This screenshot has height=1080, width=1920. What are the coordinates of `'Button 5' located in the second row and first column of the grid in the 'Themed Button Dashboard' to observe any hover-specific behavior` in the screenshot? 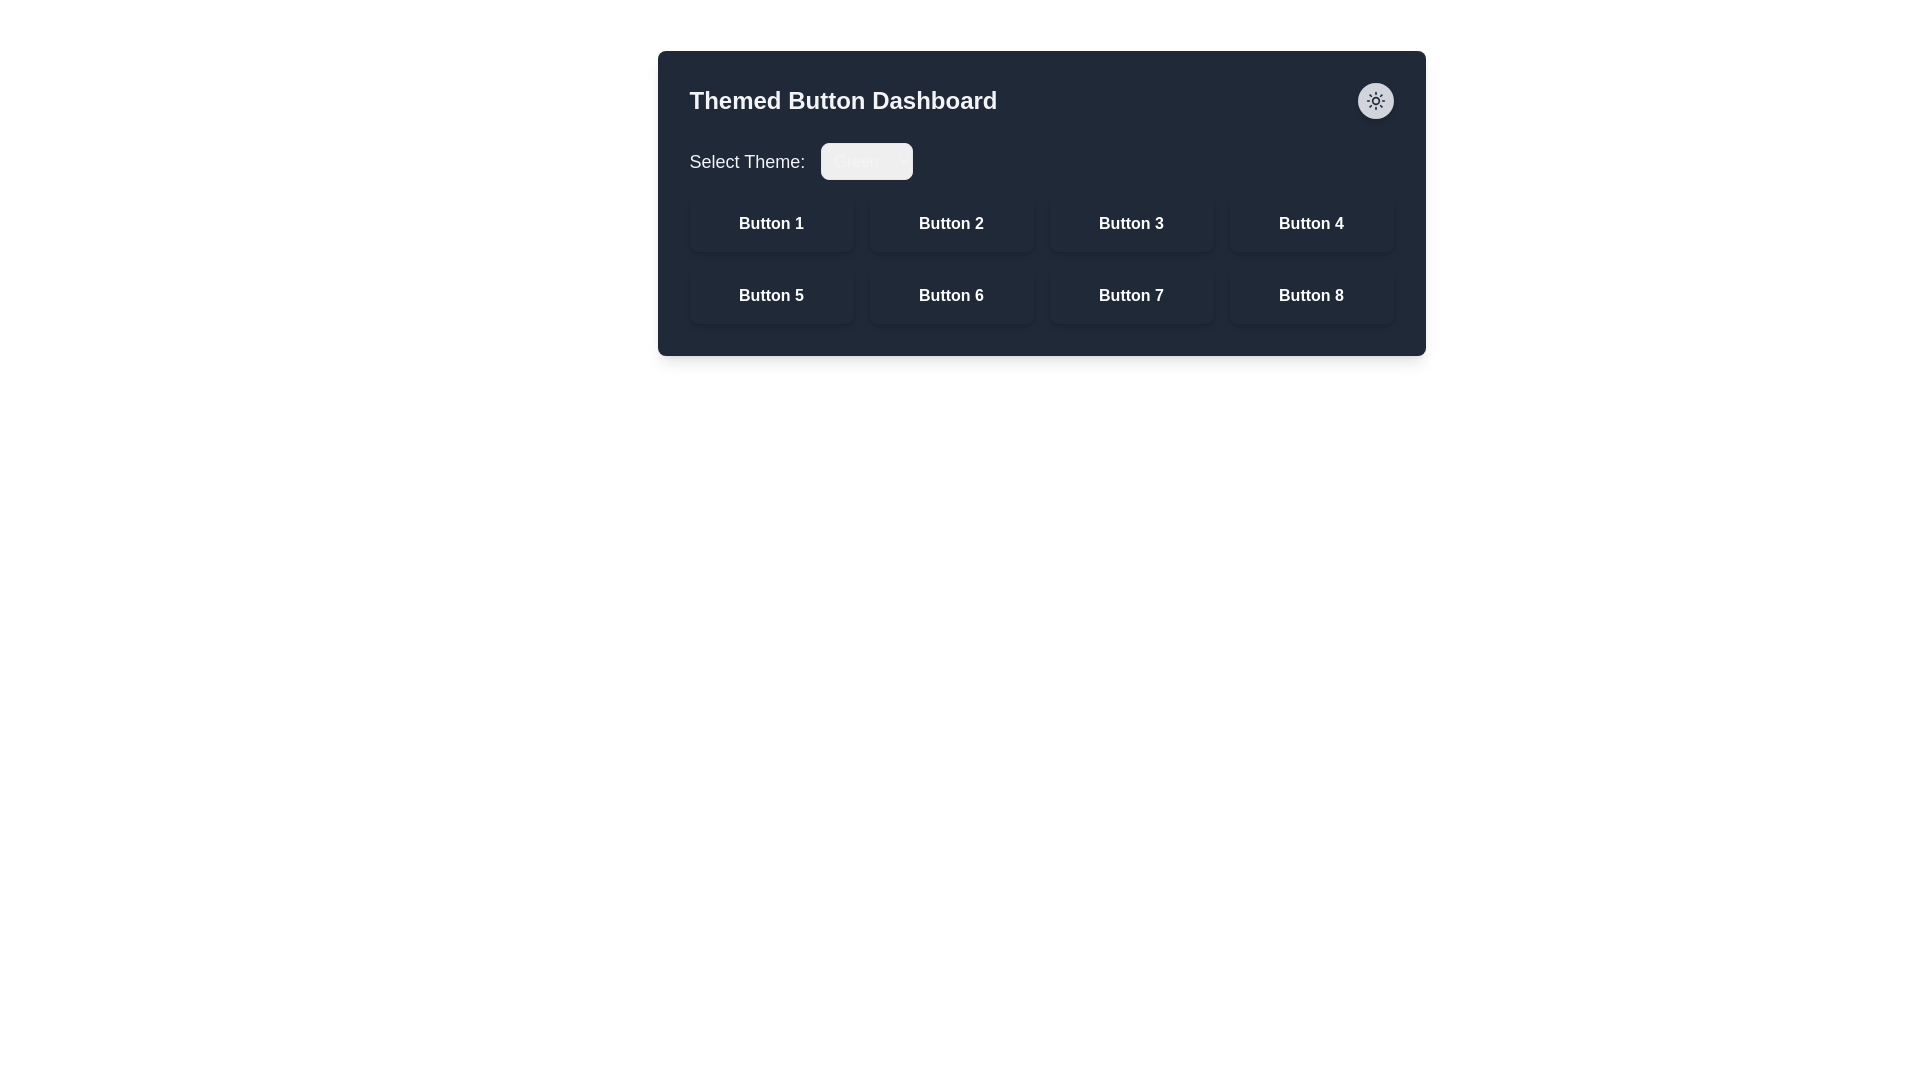 It's located at (770, 296).